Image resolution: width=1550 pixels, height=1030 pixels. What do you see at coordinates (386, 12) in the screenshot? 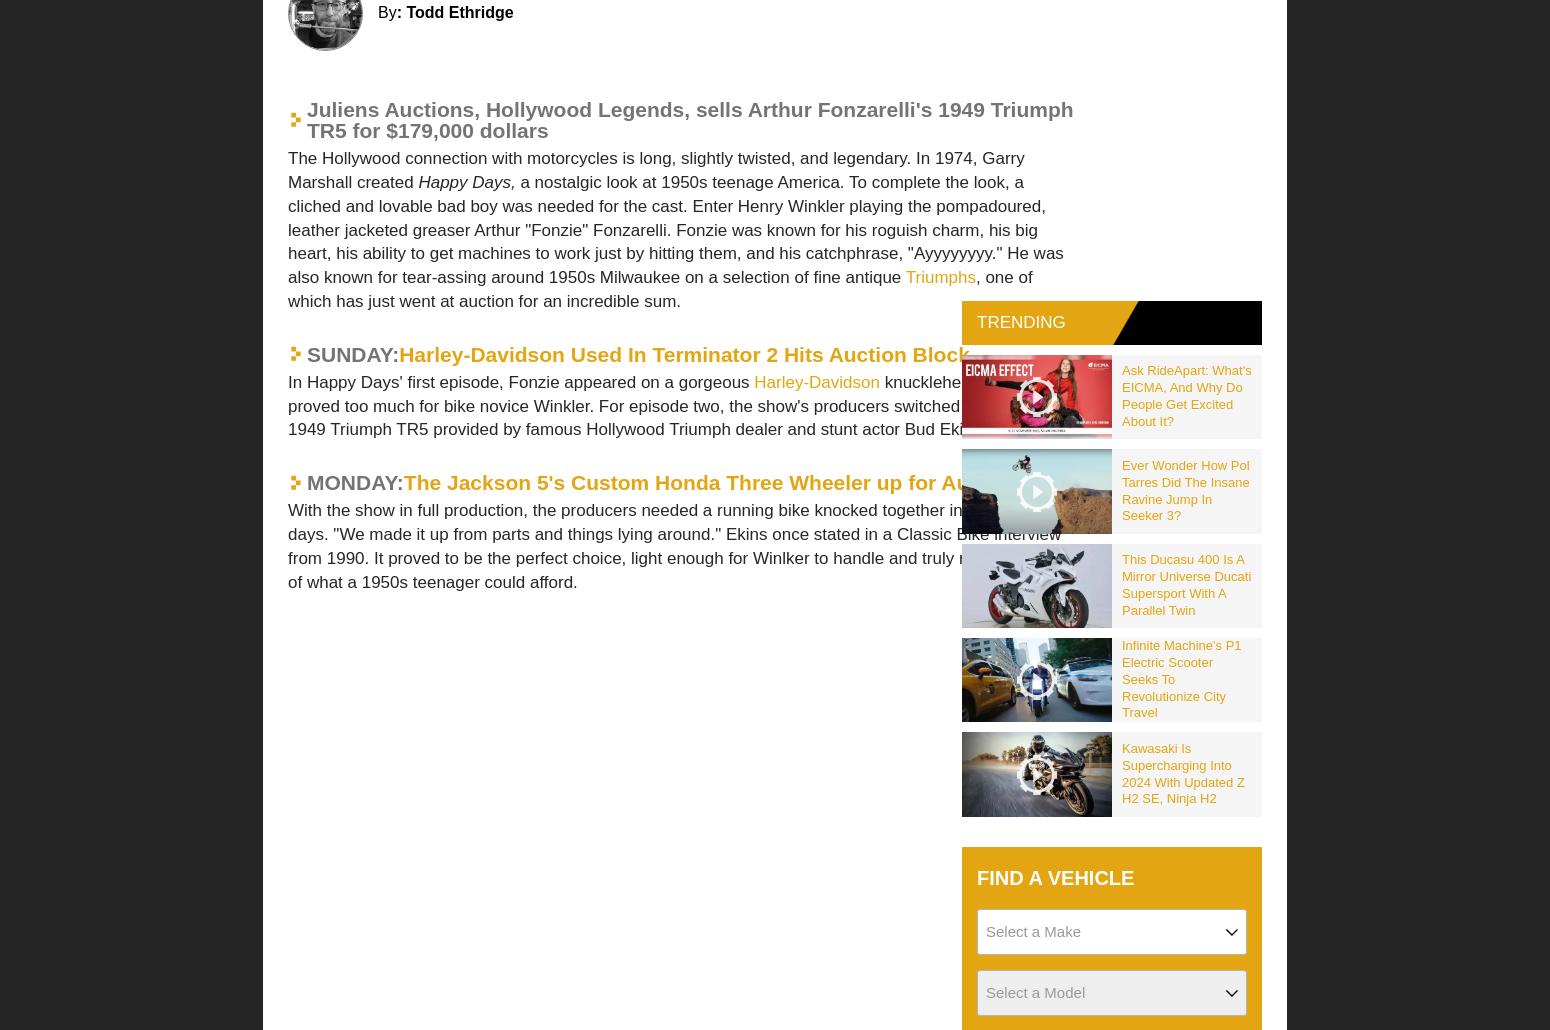
I see `'By'` at bounding box center [386, 12].